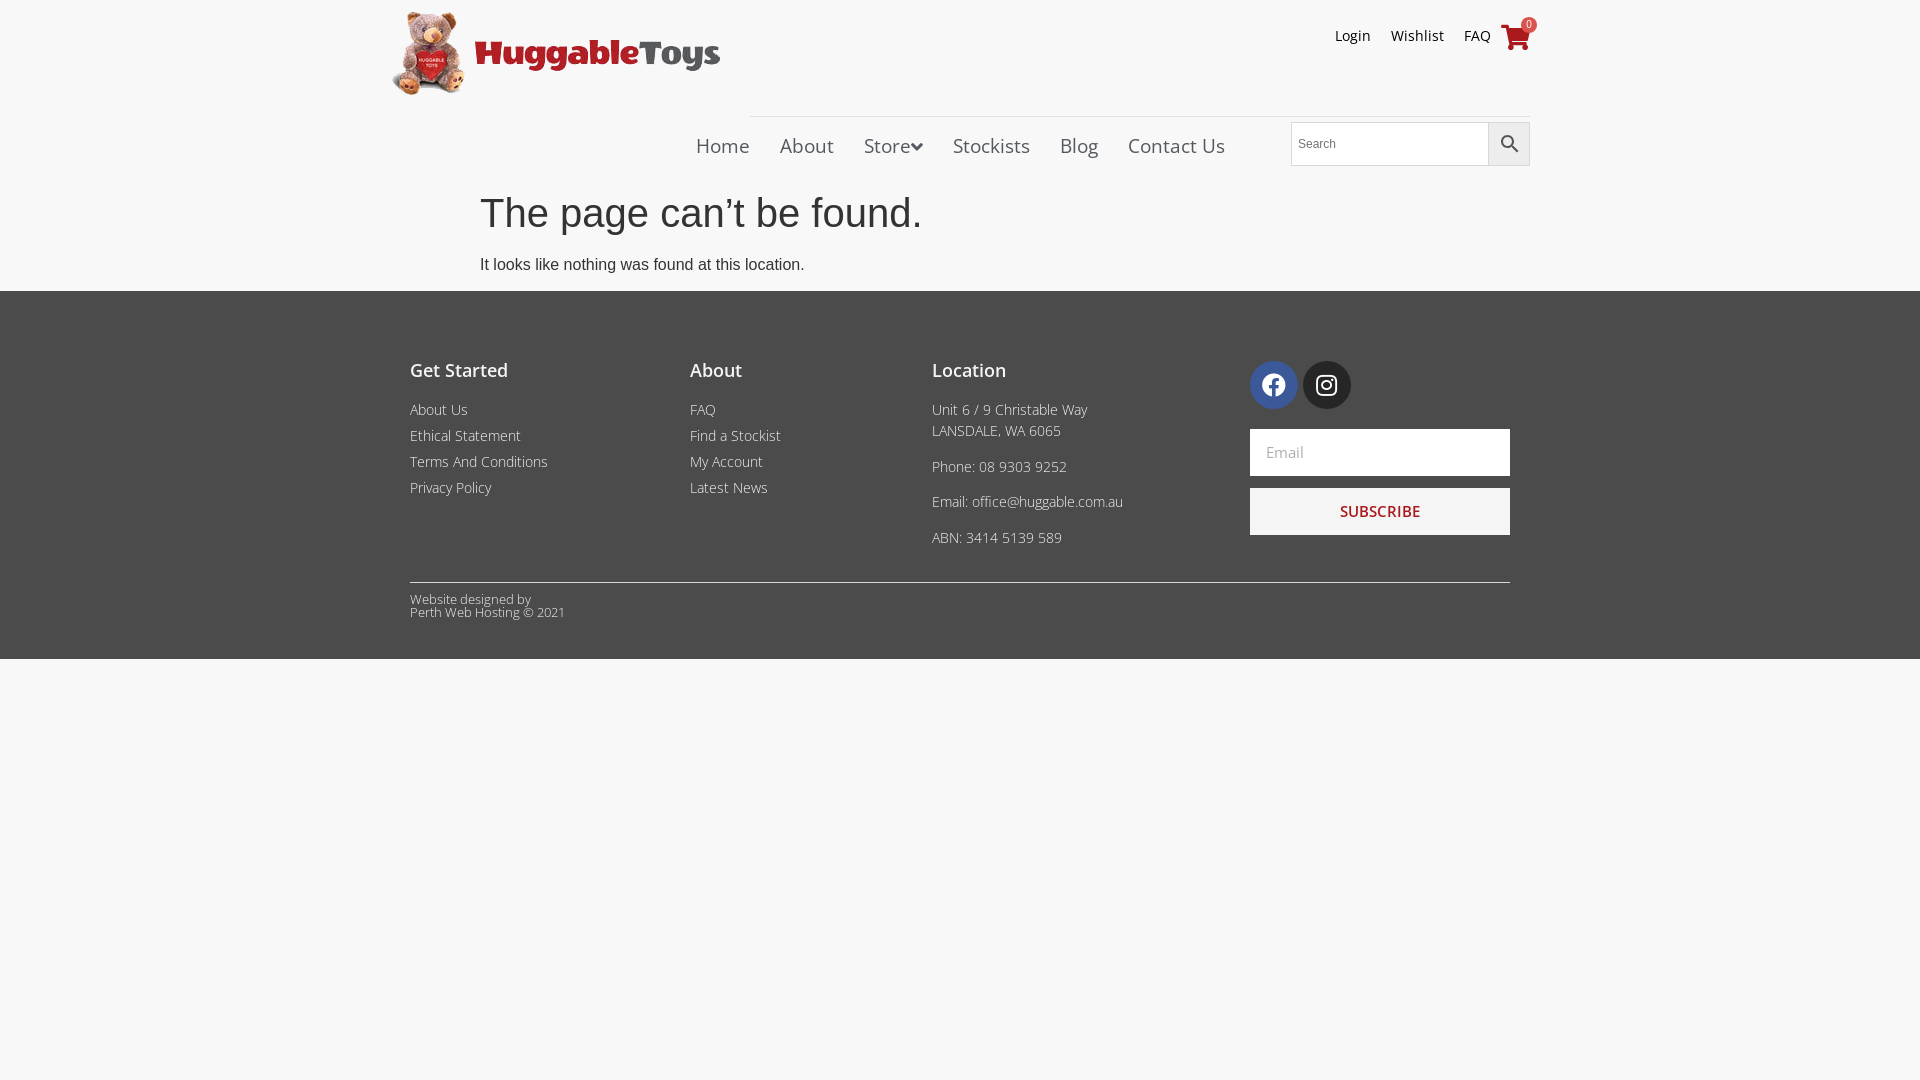 Image resolution: width=1920 pixels, height=1080 pixels. I want to click on 'My Account', so click(801, 461).